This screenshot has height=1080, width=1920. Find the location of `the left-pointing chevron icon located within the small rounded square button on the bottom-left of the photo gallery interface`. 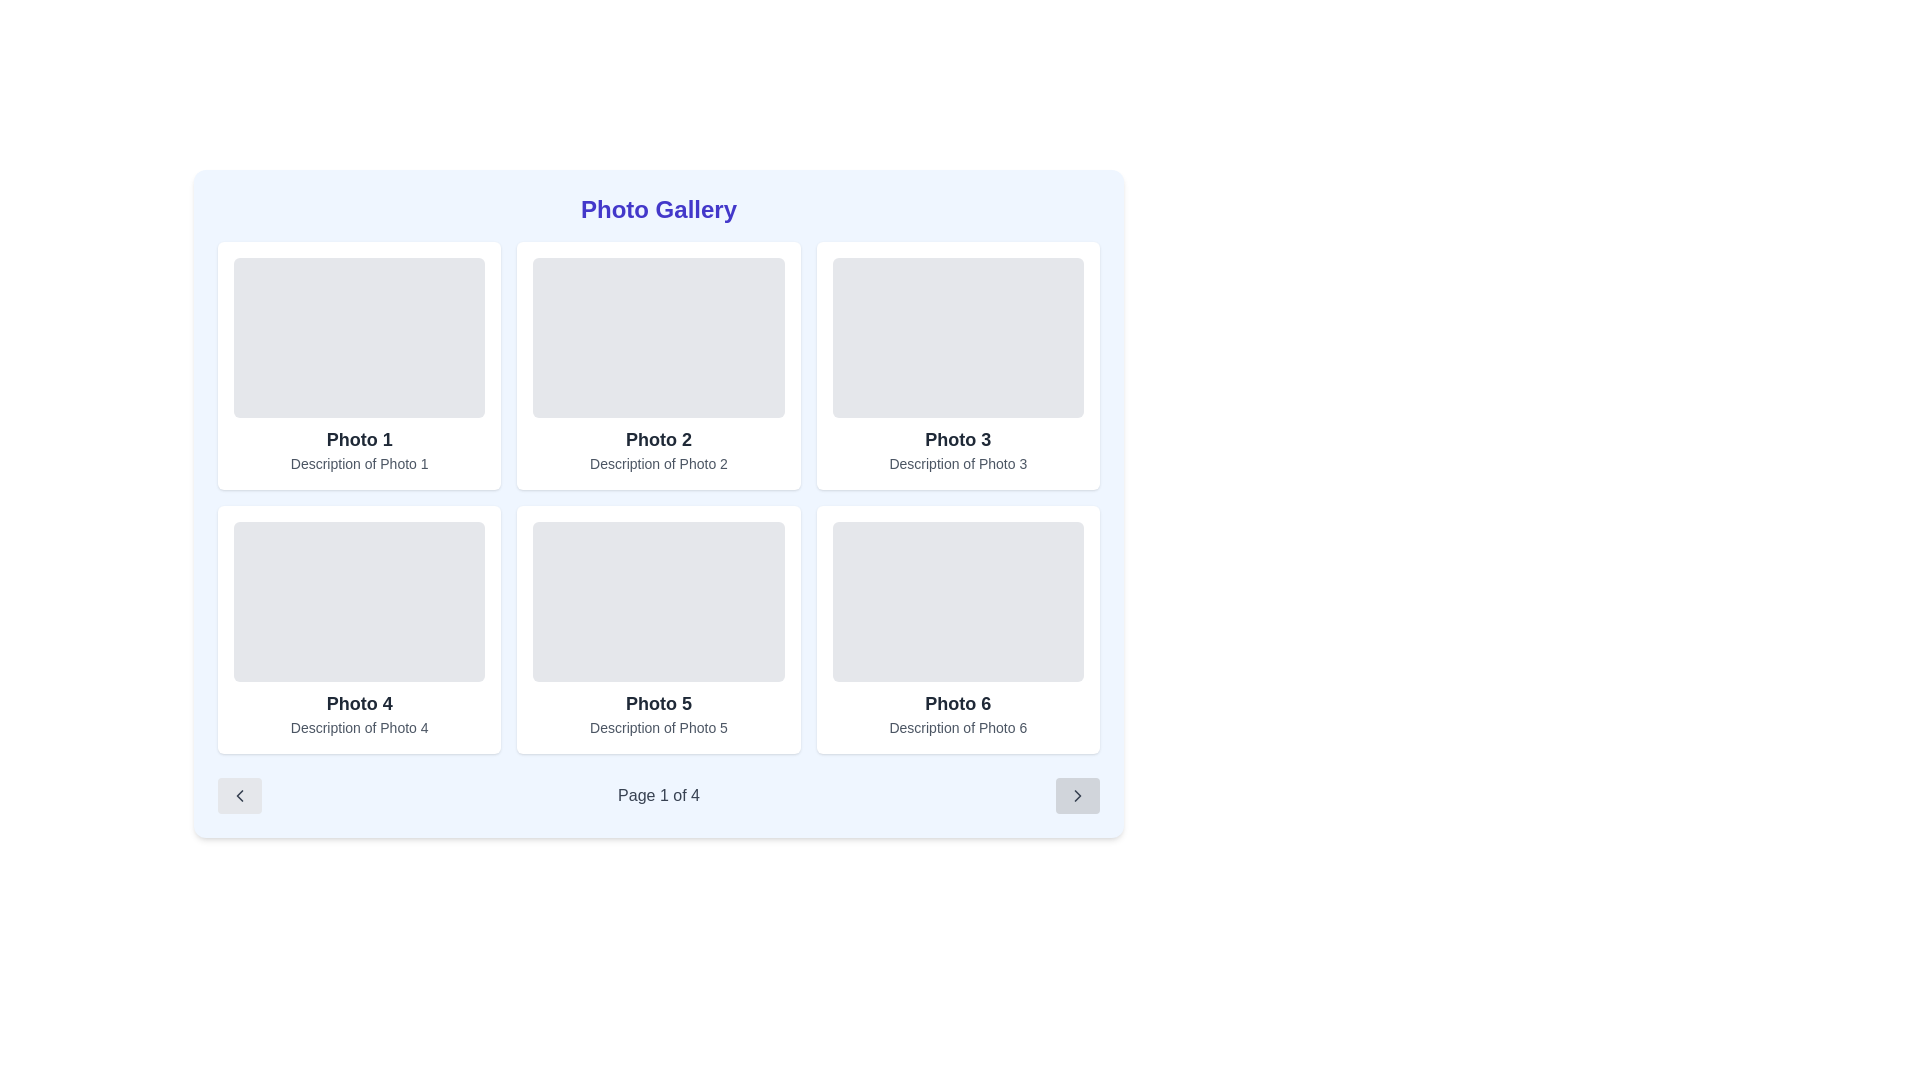

the left-pointing chevron icon located within the small rounded square button on the bottom-left of the photo gallery interface is located at coordinates (240, 794).